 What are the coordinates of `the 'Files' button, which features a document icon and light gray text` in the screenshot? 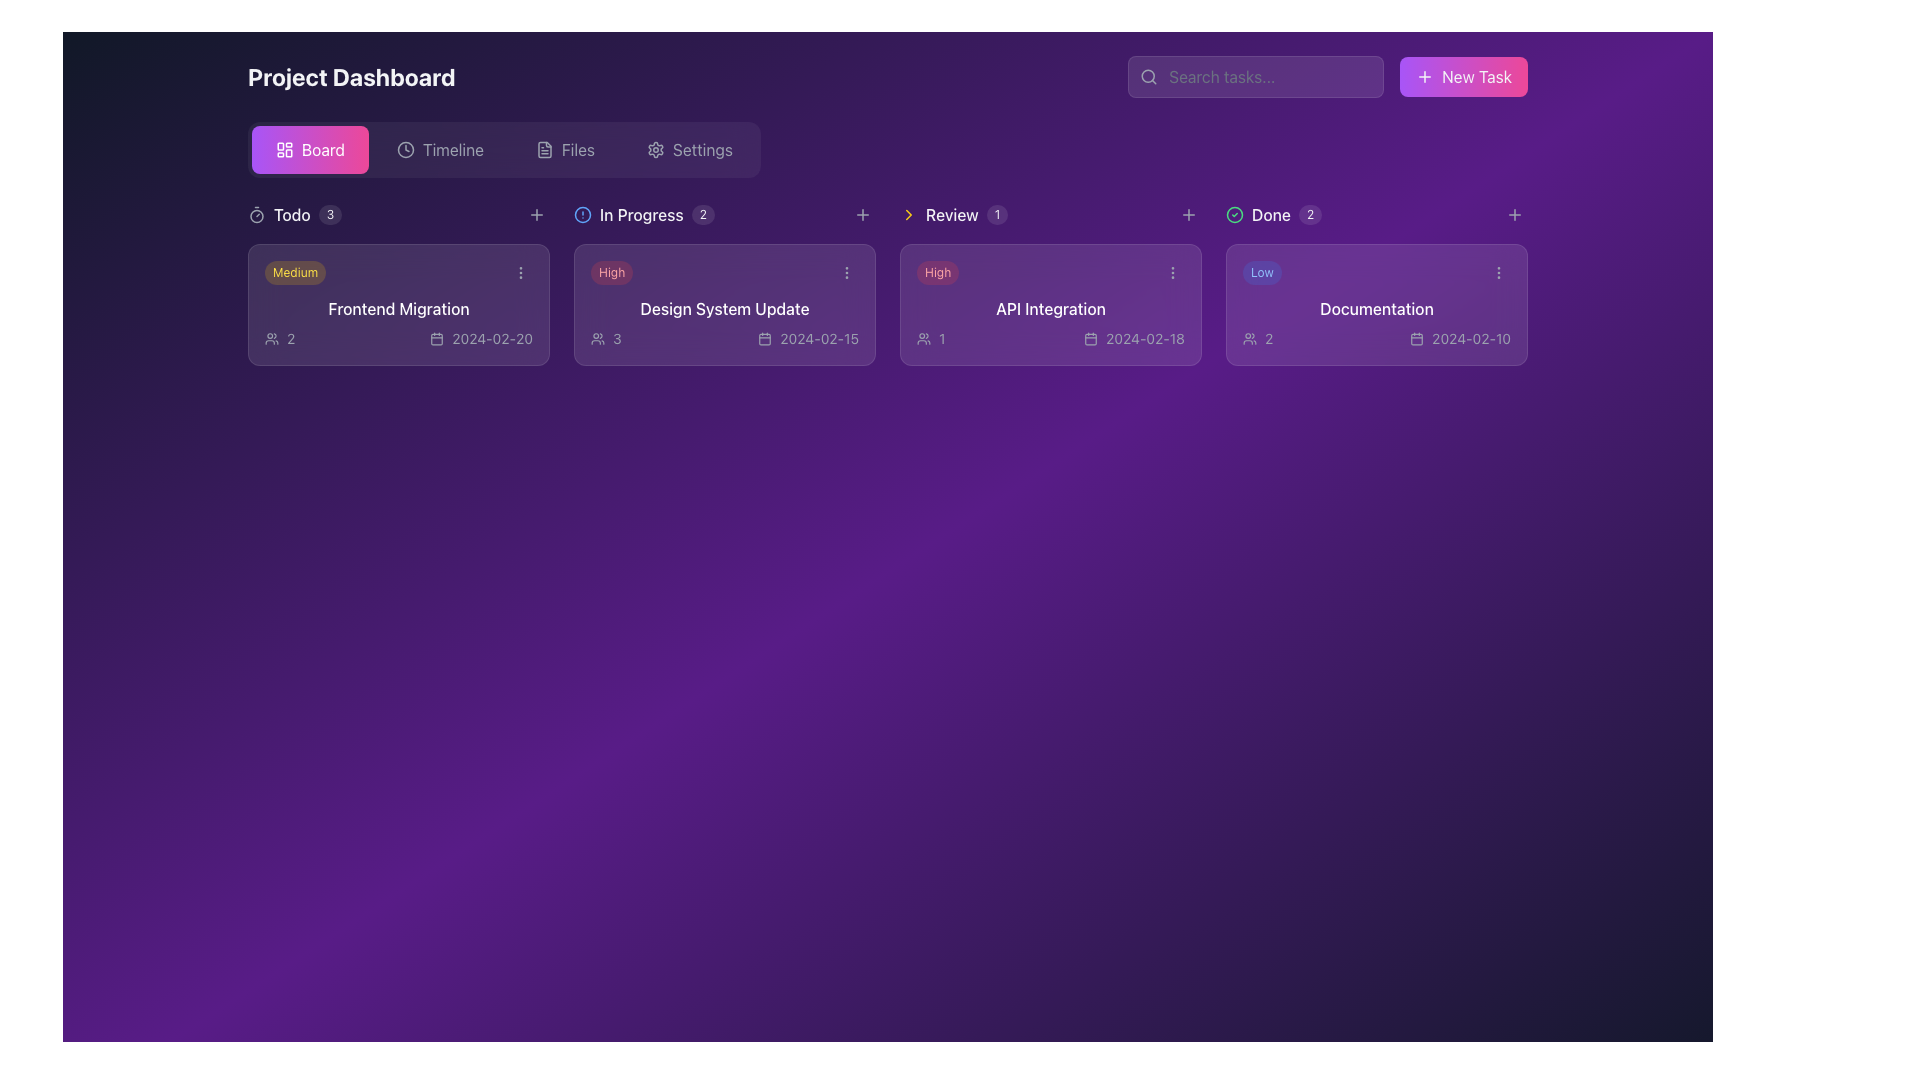 It's located at (564, 149).